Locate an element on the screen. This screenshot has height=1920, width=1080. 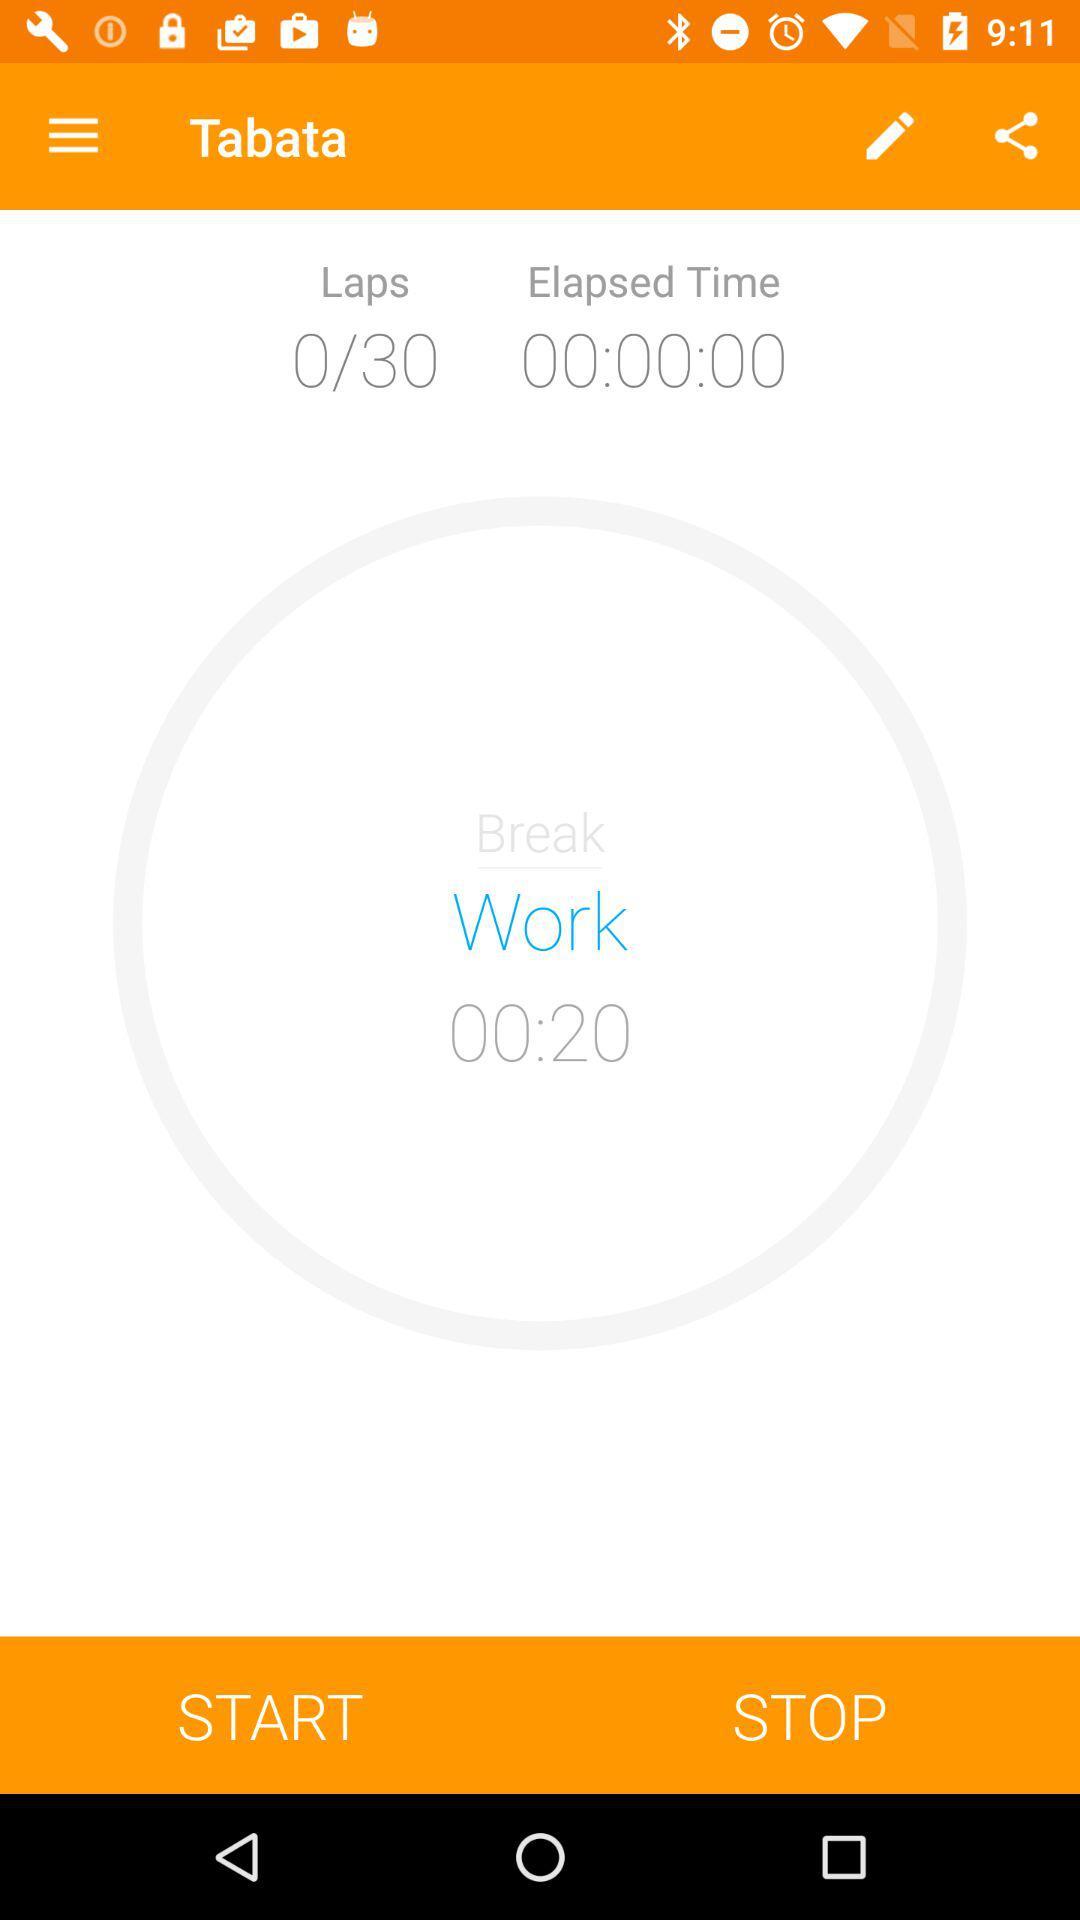
item to the right of start is located at coordinates (810, 1714).